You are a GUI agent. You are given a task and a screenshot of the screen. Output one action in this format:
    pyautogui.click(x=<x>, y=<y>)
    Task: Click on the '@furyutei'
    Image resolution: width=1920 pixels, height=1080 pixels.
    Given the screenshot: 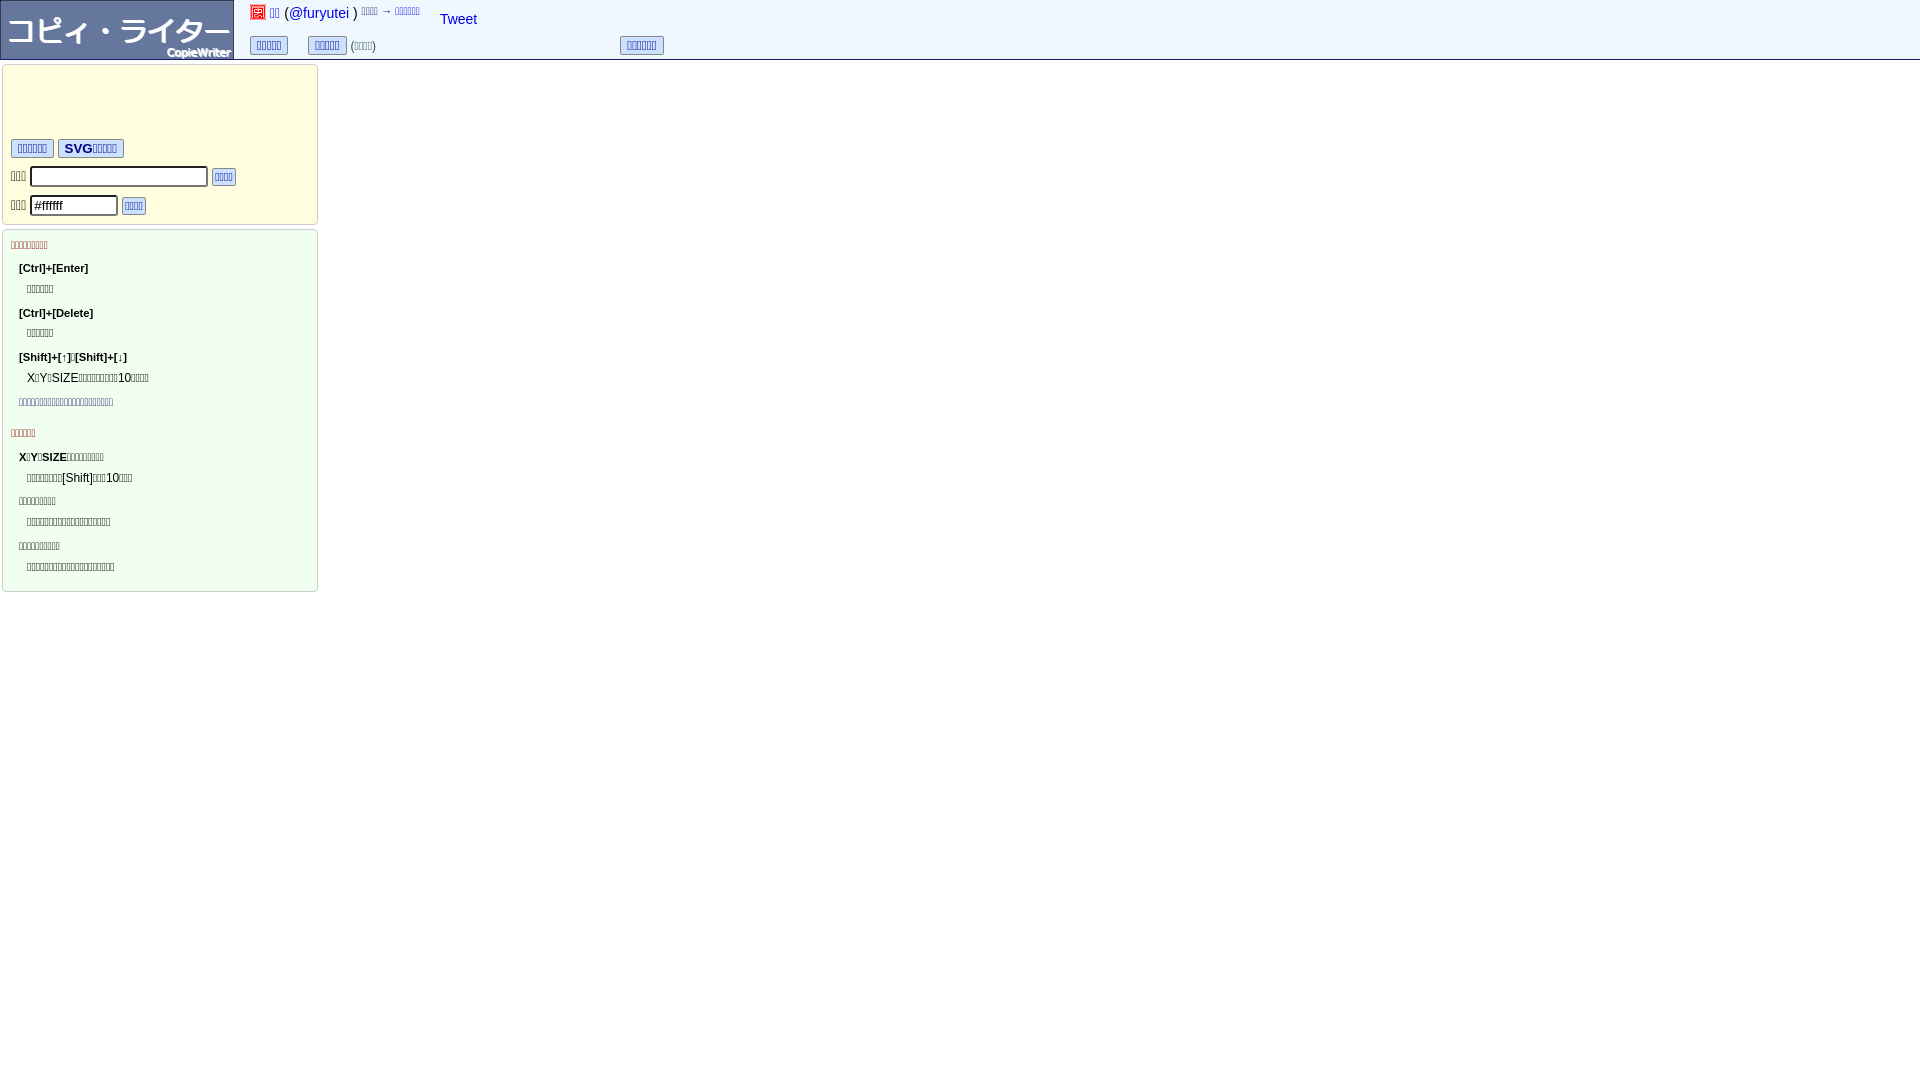 What is the action you would take?
    pyautogui.click(x=317, y=12)
    